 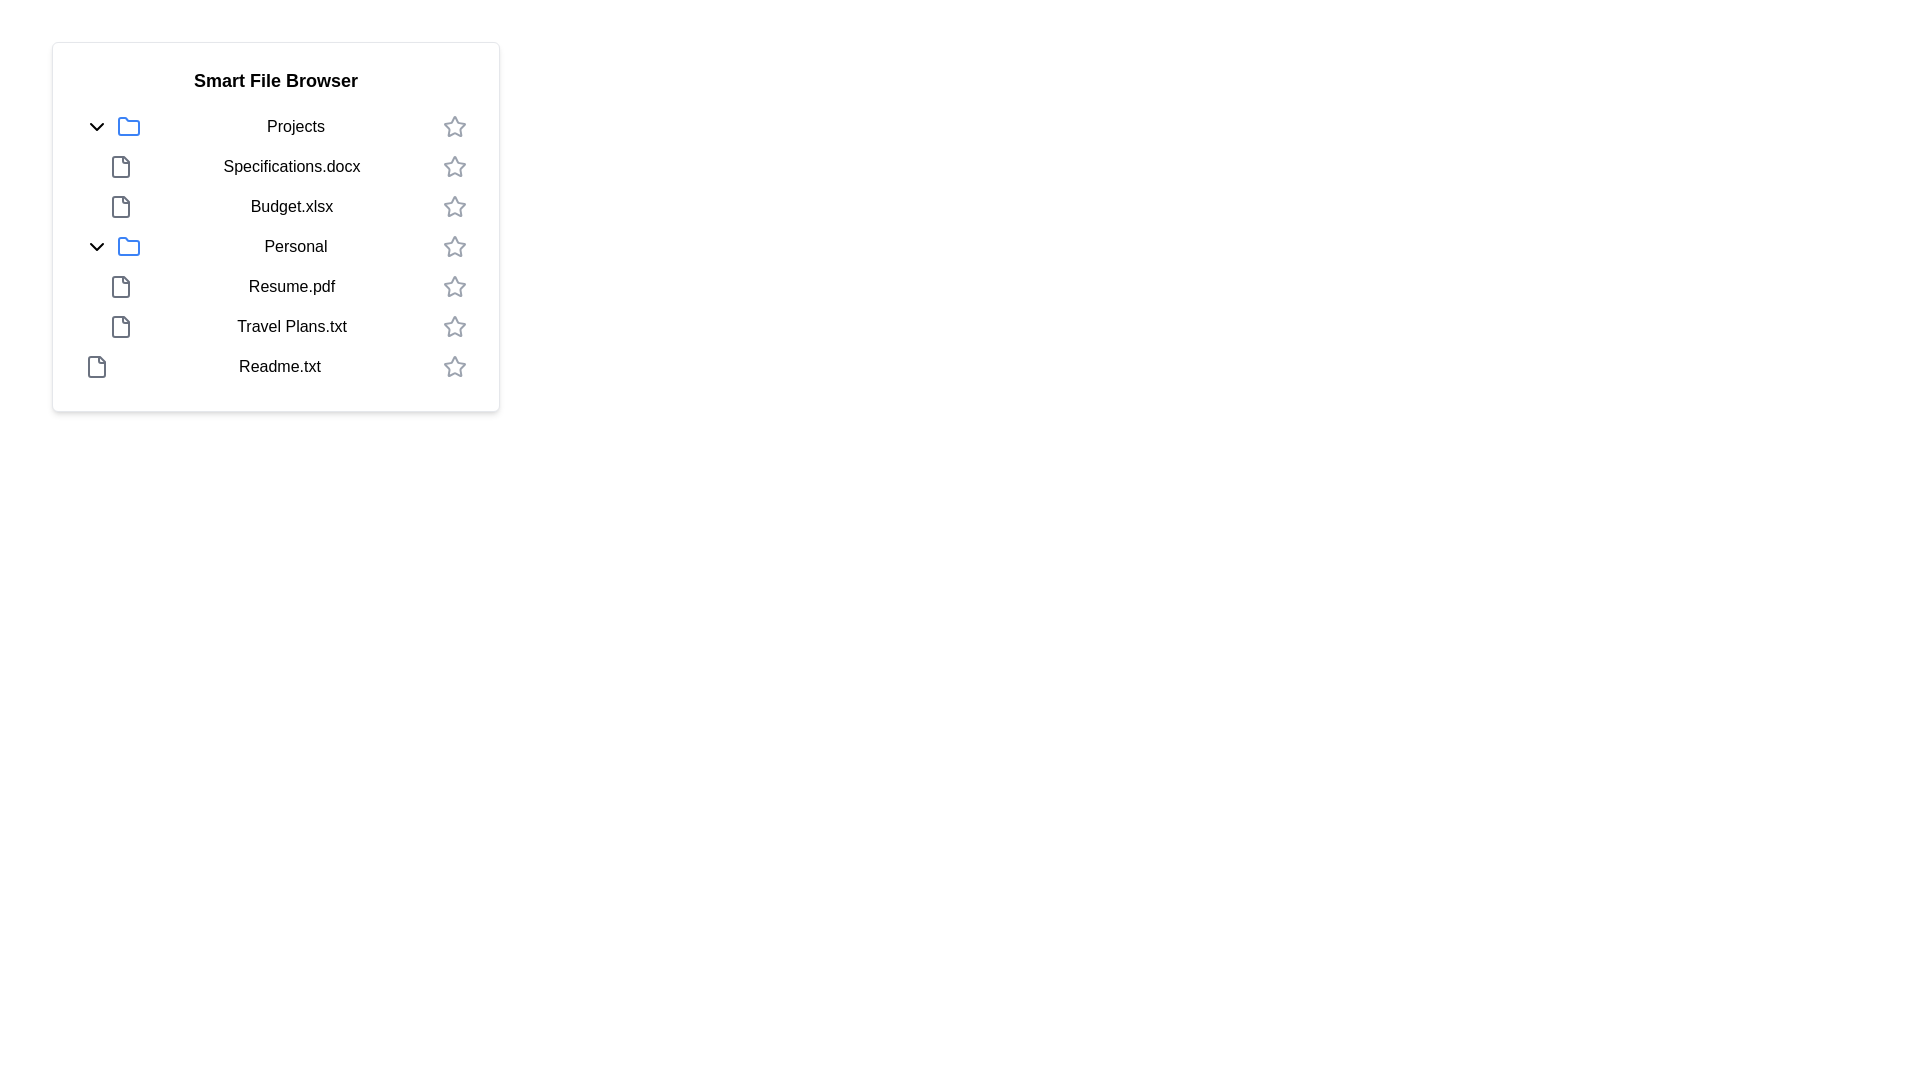 What do you see at coordinates (278, 366) in the screenshot?
I see `to select the file named 'Readme.txt' displayed in the file browser under the 'Personal' directory` at bounding box center [278, 366].